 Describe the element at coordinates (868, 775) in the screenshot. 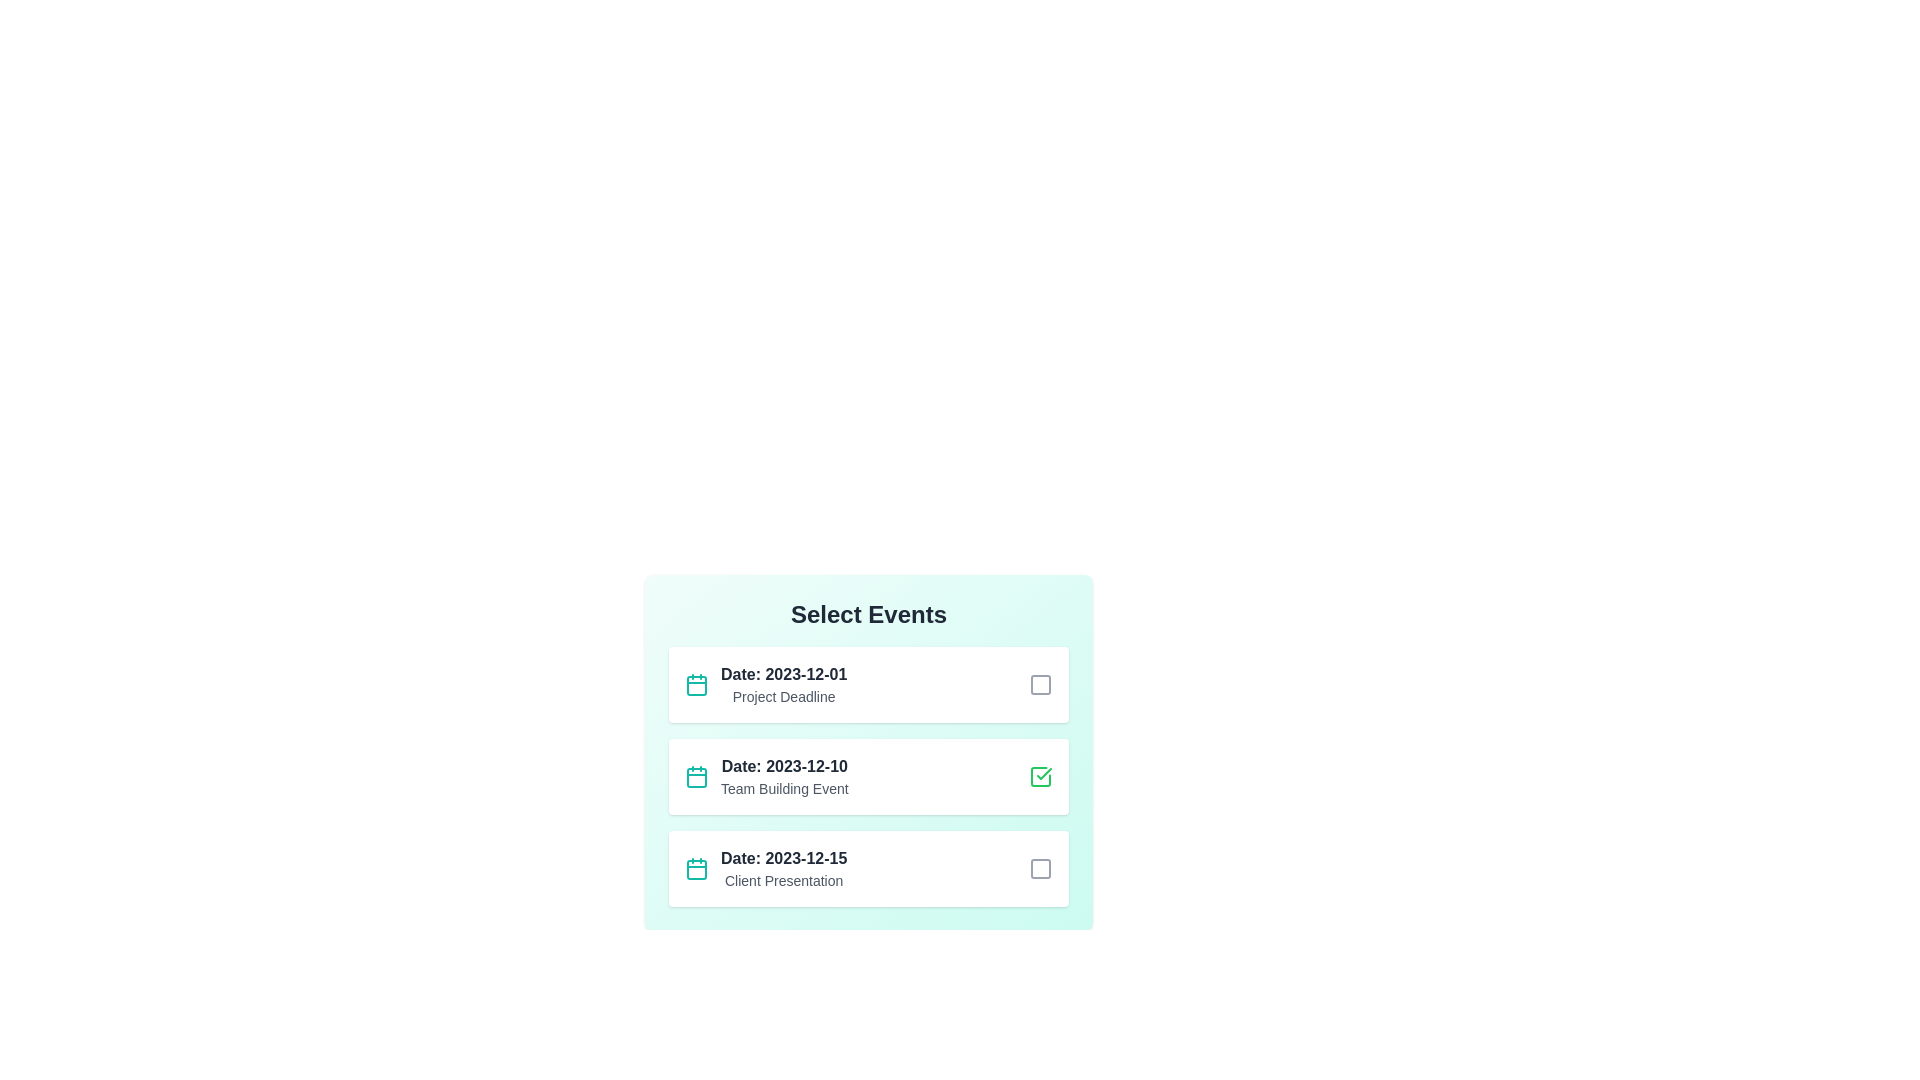

I see `the event item corresponding to 2` at that location.